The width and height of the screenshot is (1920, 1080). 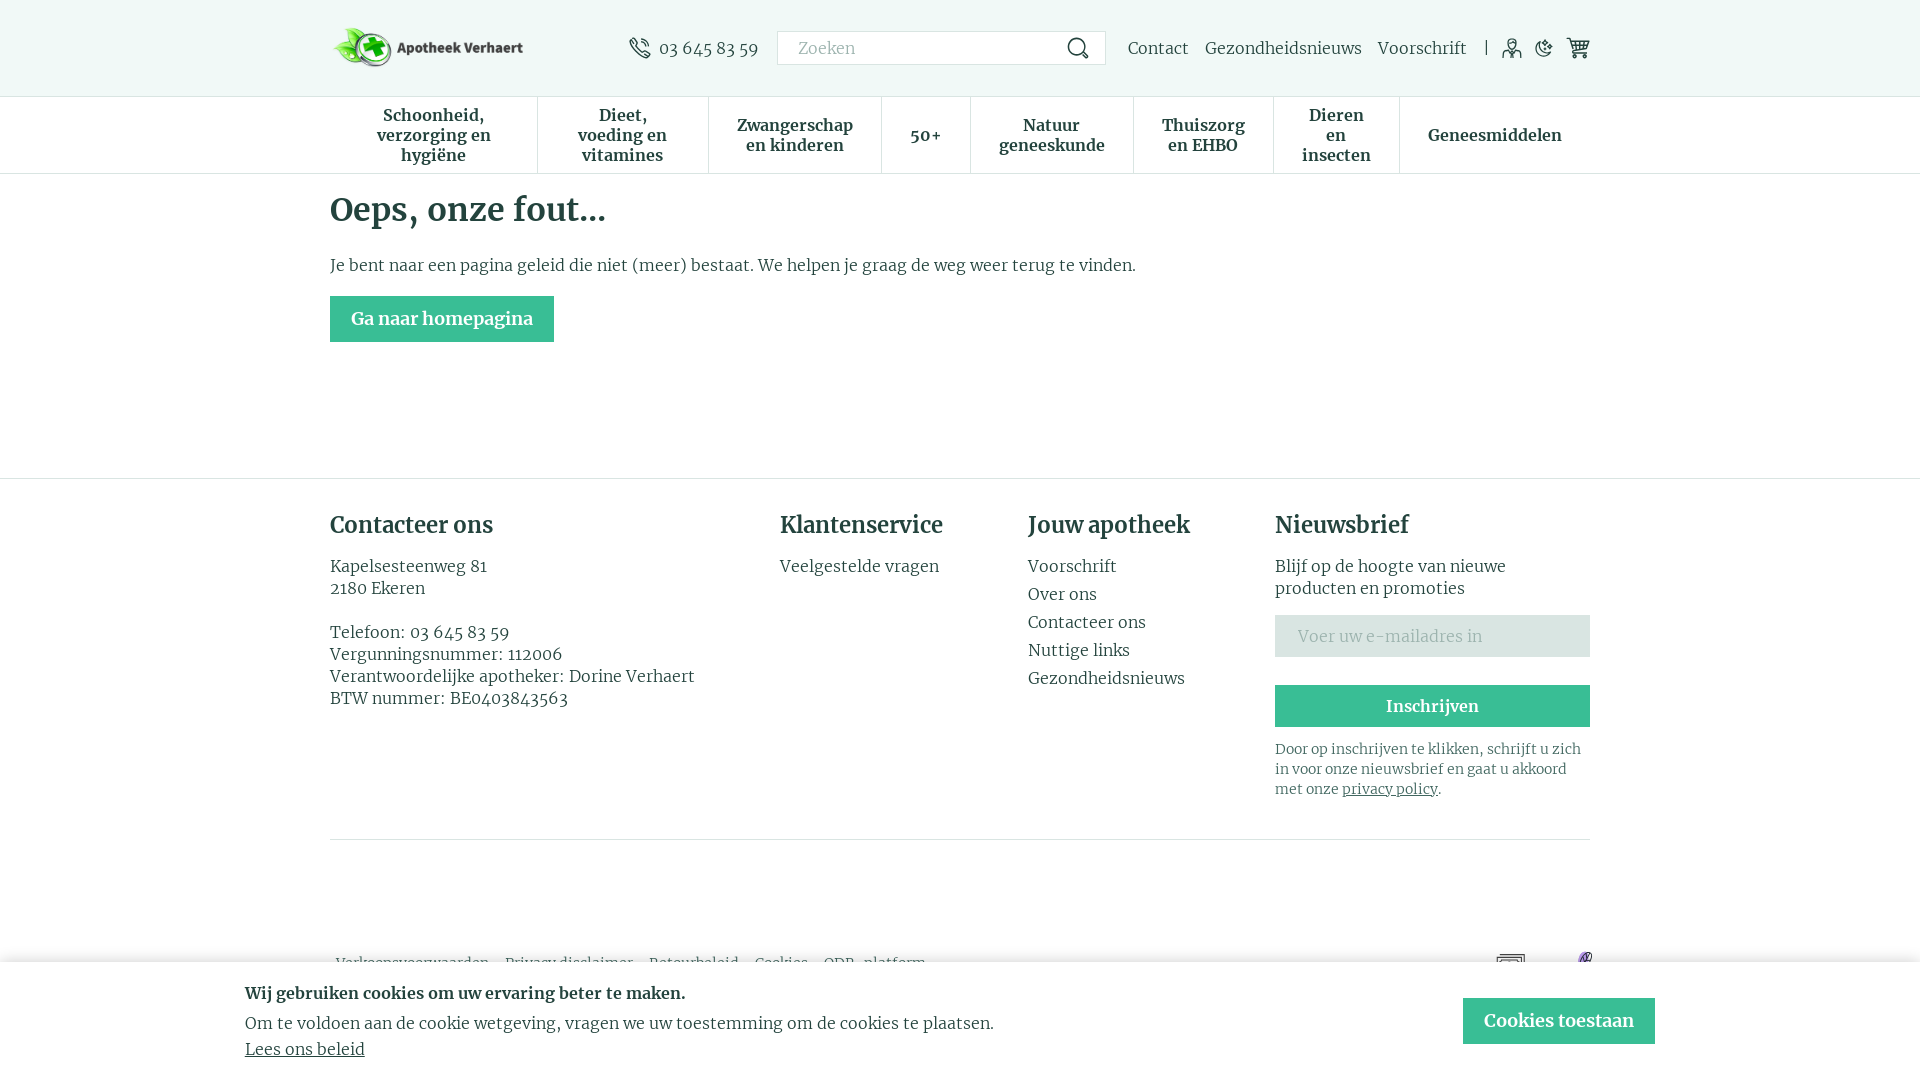 What do you see at coordinates (1336, 132) in the screenshot?
I see `'Dieren en insecten'` at bounding box center [1336, 132].